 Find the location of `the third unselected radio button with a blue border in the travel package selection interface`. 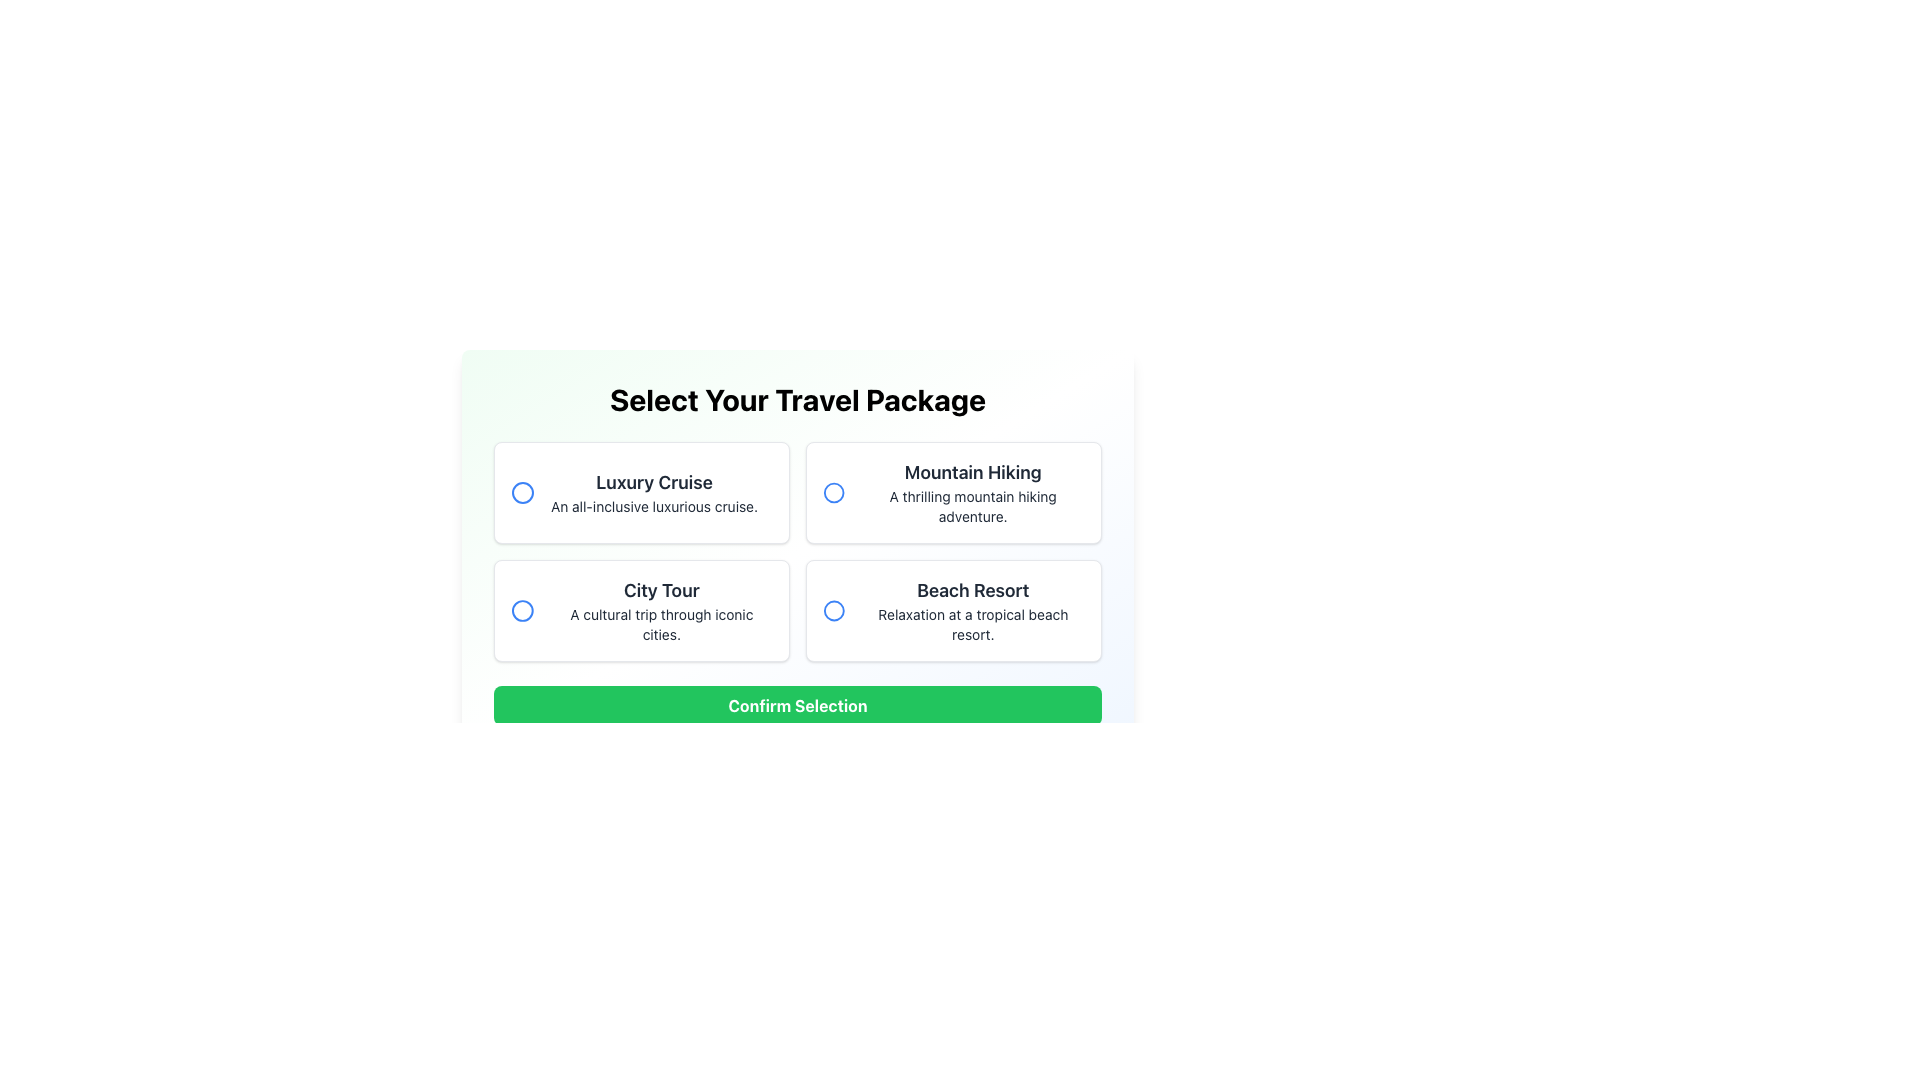

the third unselected radio button with a blue border in the travel package selection interface is located at coordinates (522, 609).